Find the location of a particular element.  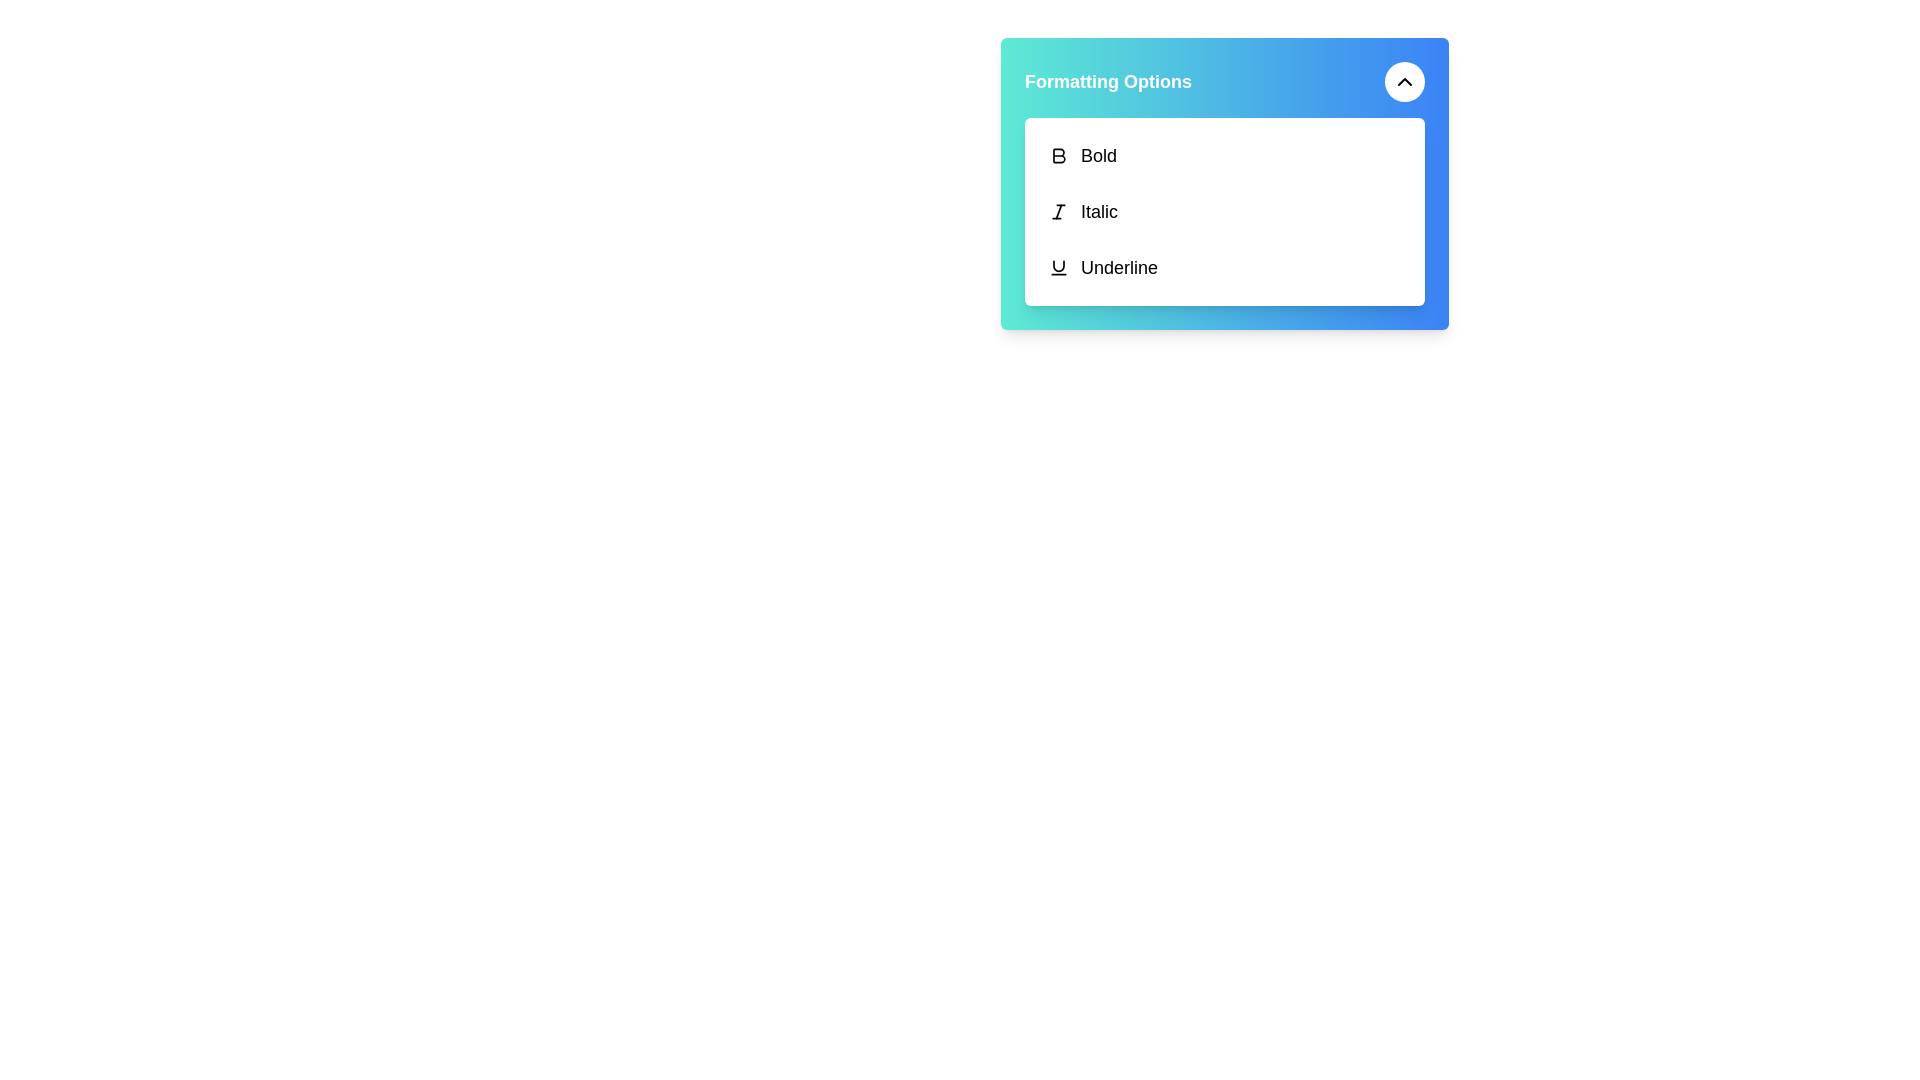

the text label that reads 'Italic', which is located under the formatting options panel, to the right of the bold 'I' icon and above the 'Underline' option is located at coordinates (1098, 212).